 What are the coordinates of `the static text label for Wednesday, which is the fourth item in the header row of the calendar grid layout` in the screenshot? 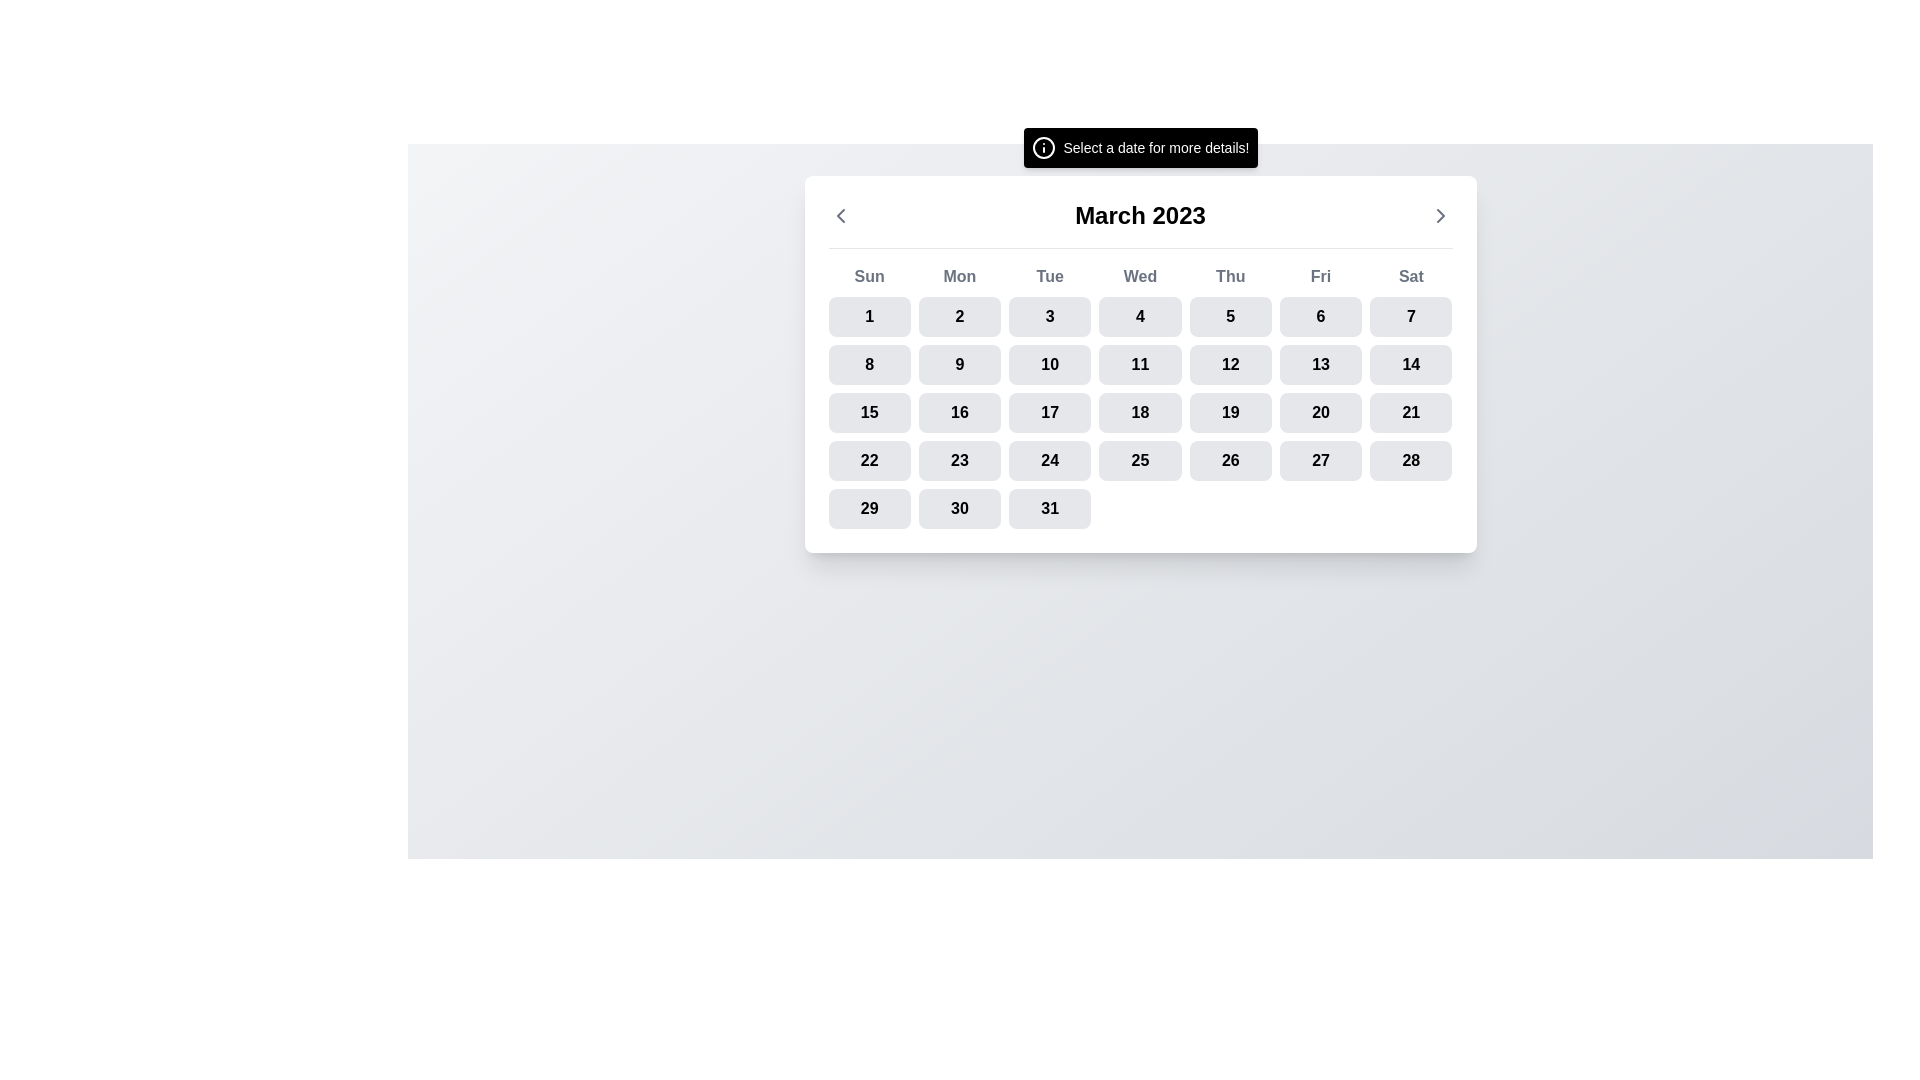 It's located at (1140, 277).